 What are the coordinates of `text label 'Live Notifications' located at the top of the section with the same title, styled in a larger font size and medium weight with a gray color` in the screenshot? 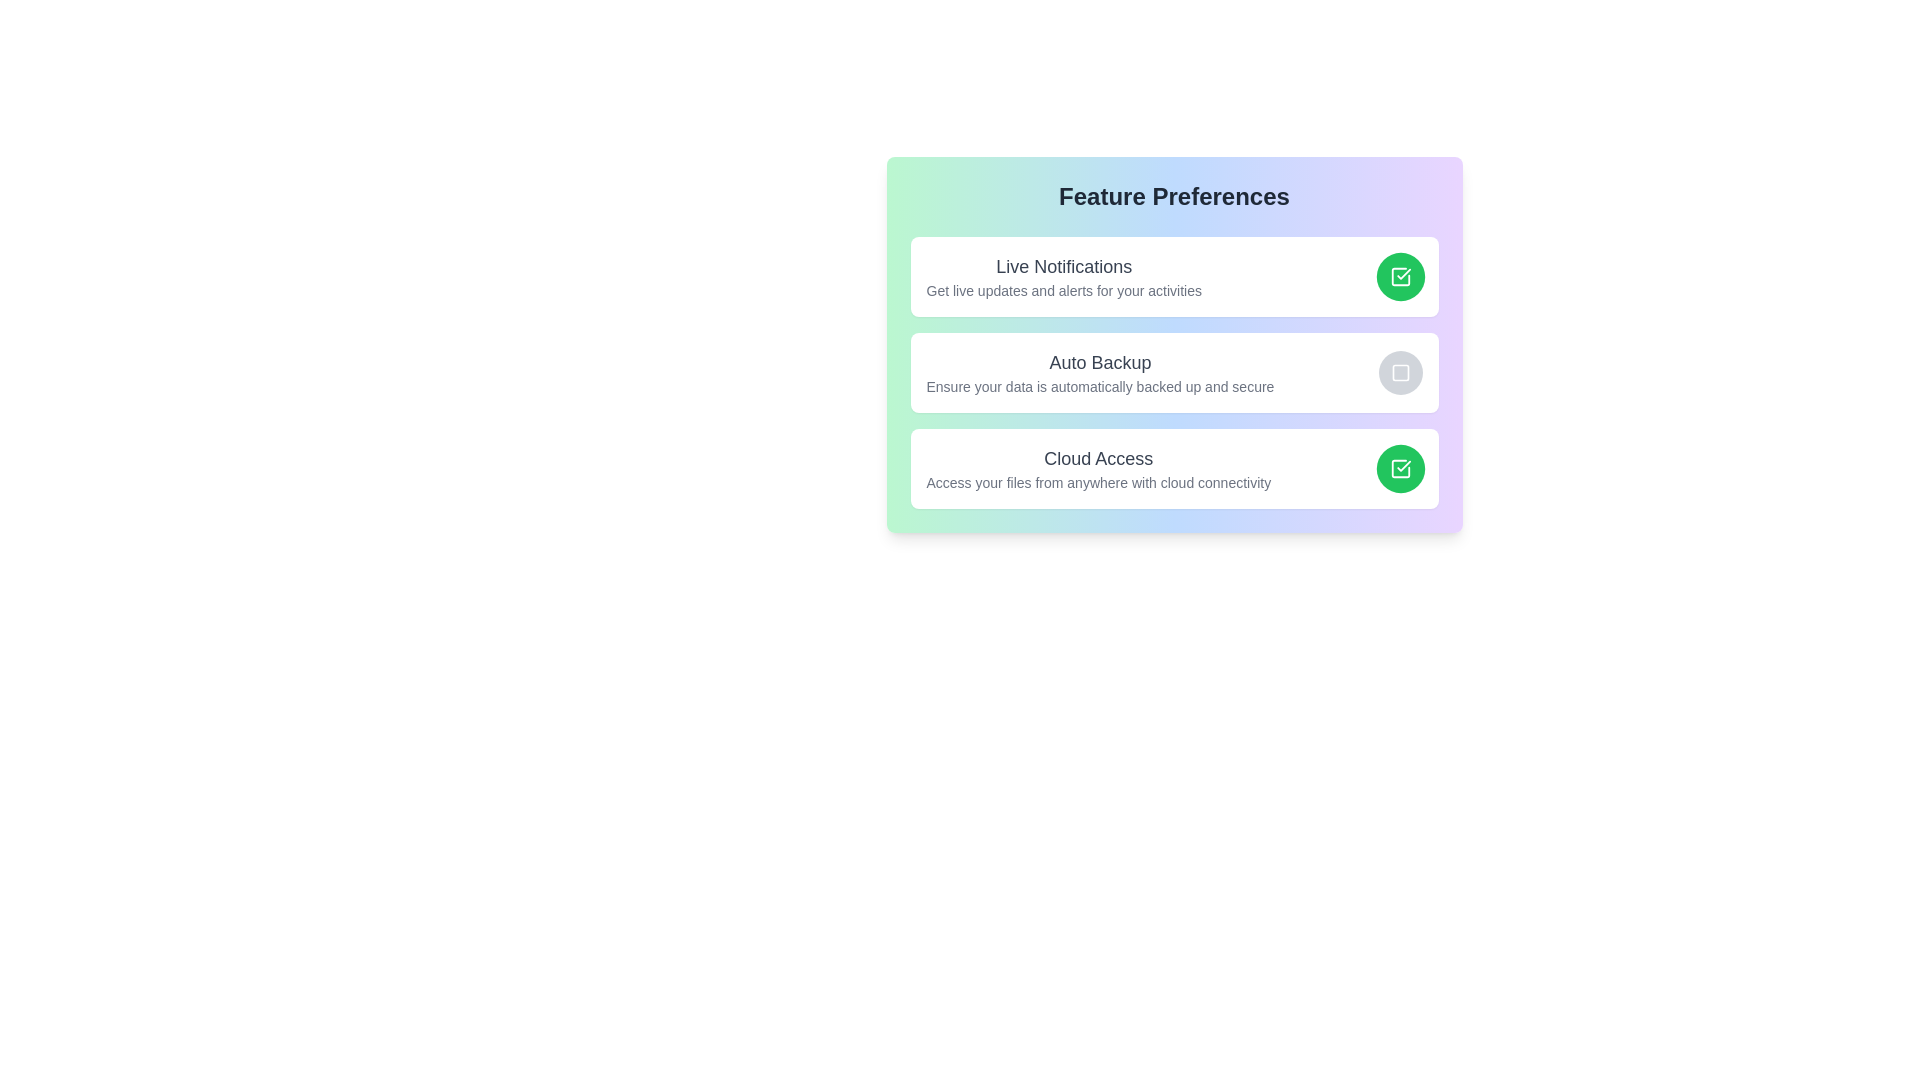 It's located at (1063, 265).